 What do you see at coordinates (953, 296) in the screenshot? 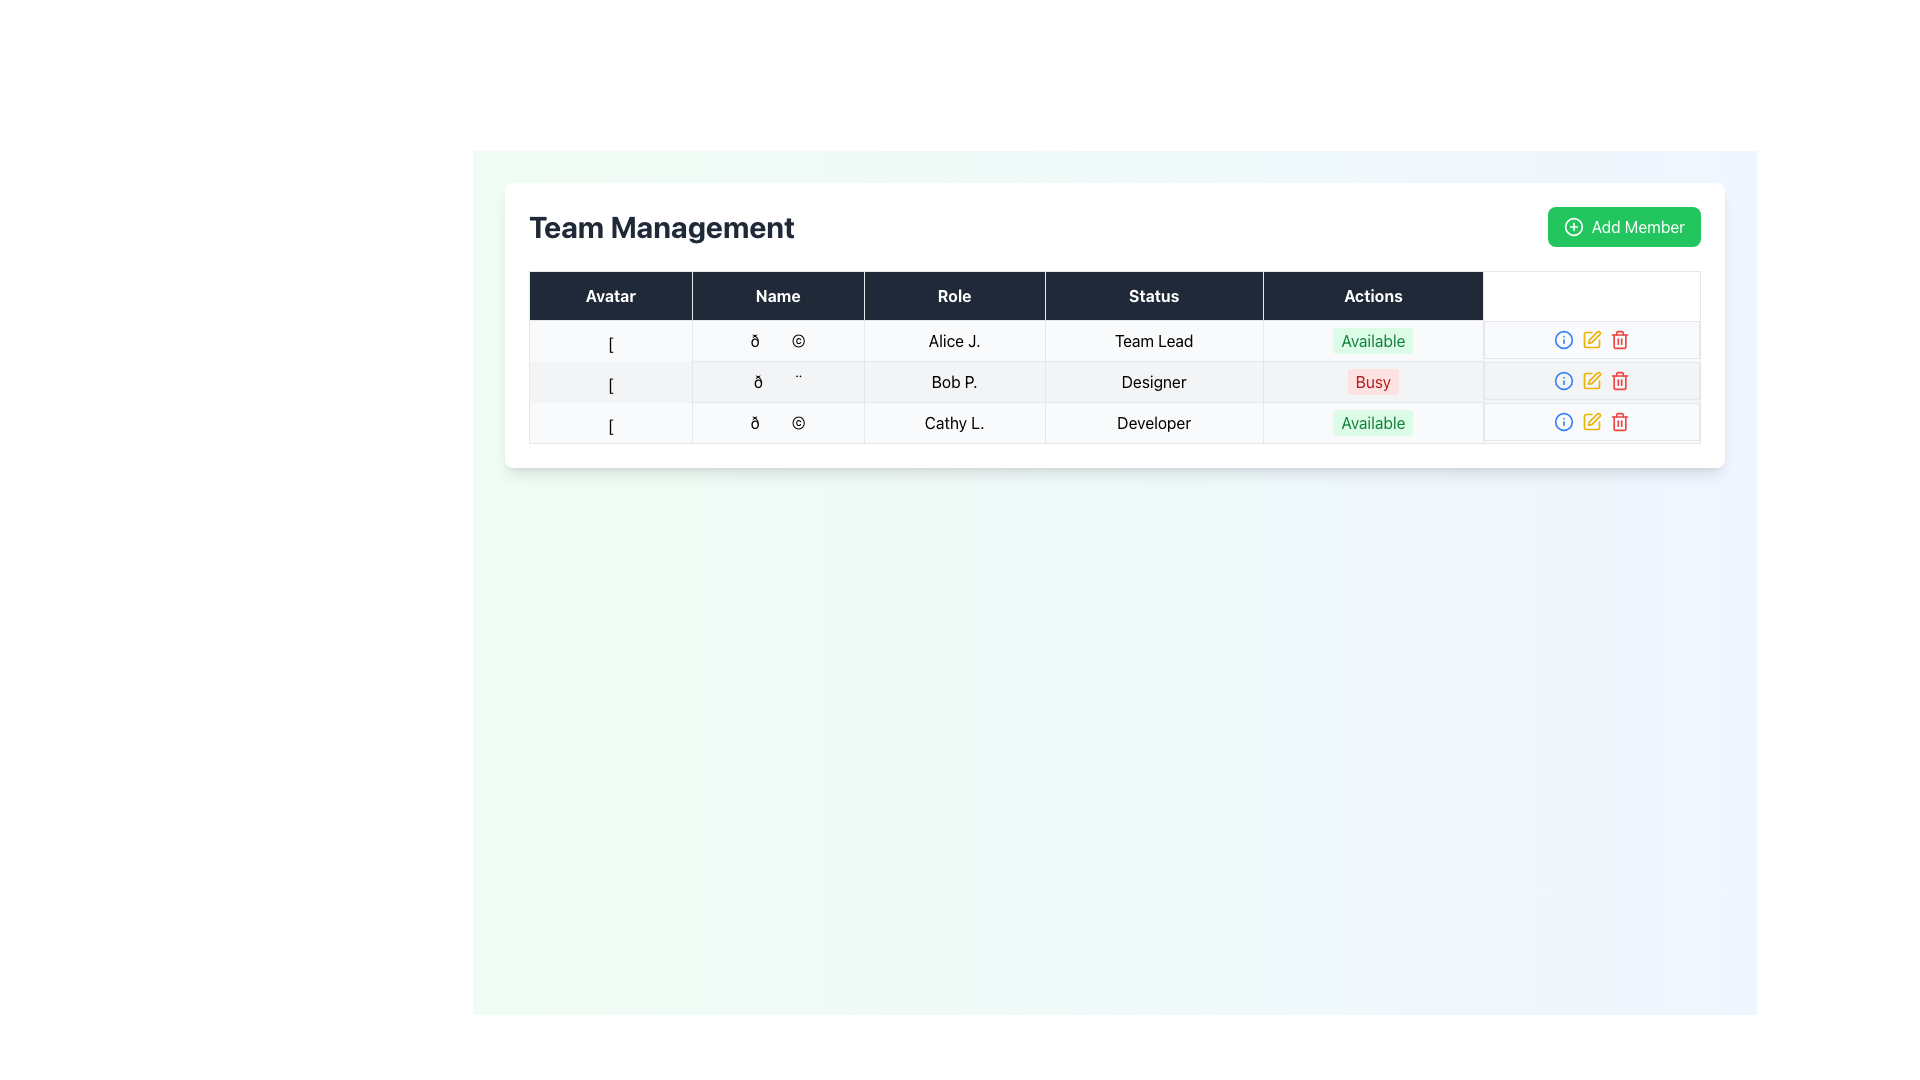
I see `the 'Role' text label, which is the third entry in the header row of a five-column table under 'Team Management'` at bounding box center [953, 296].